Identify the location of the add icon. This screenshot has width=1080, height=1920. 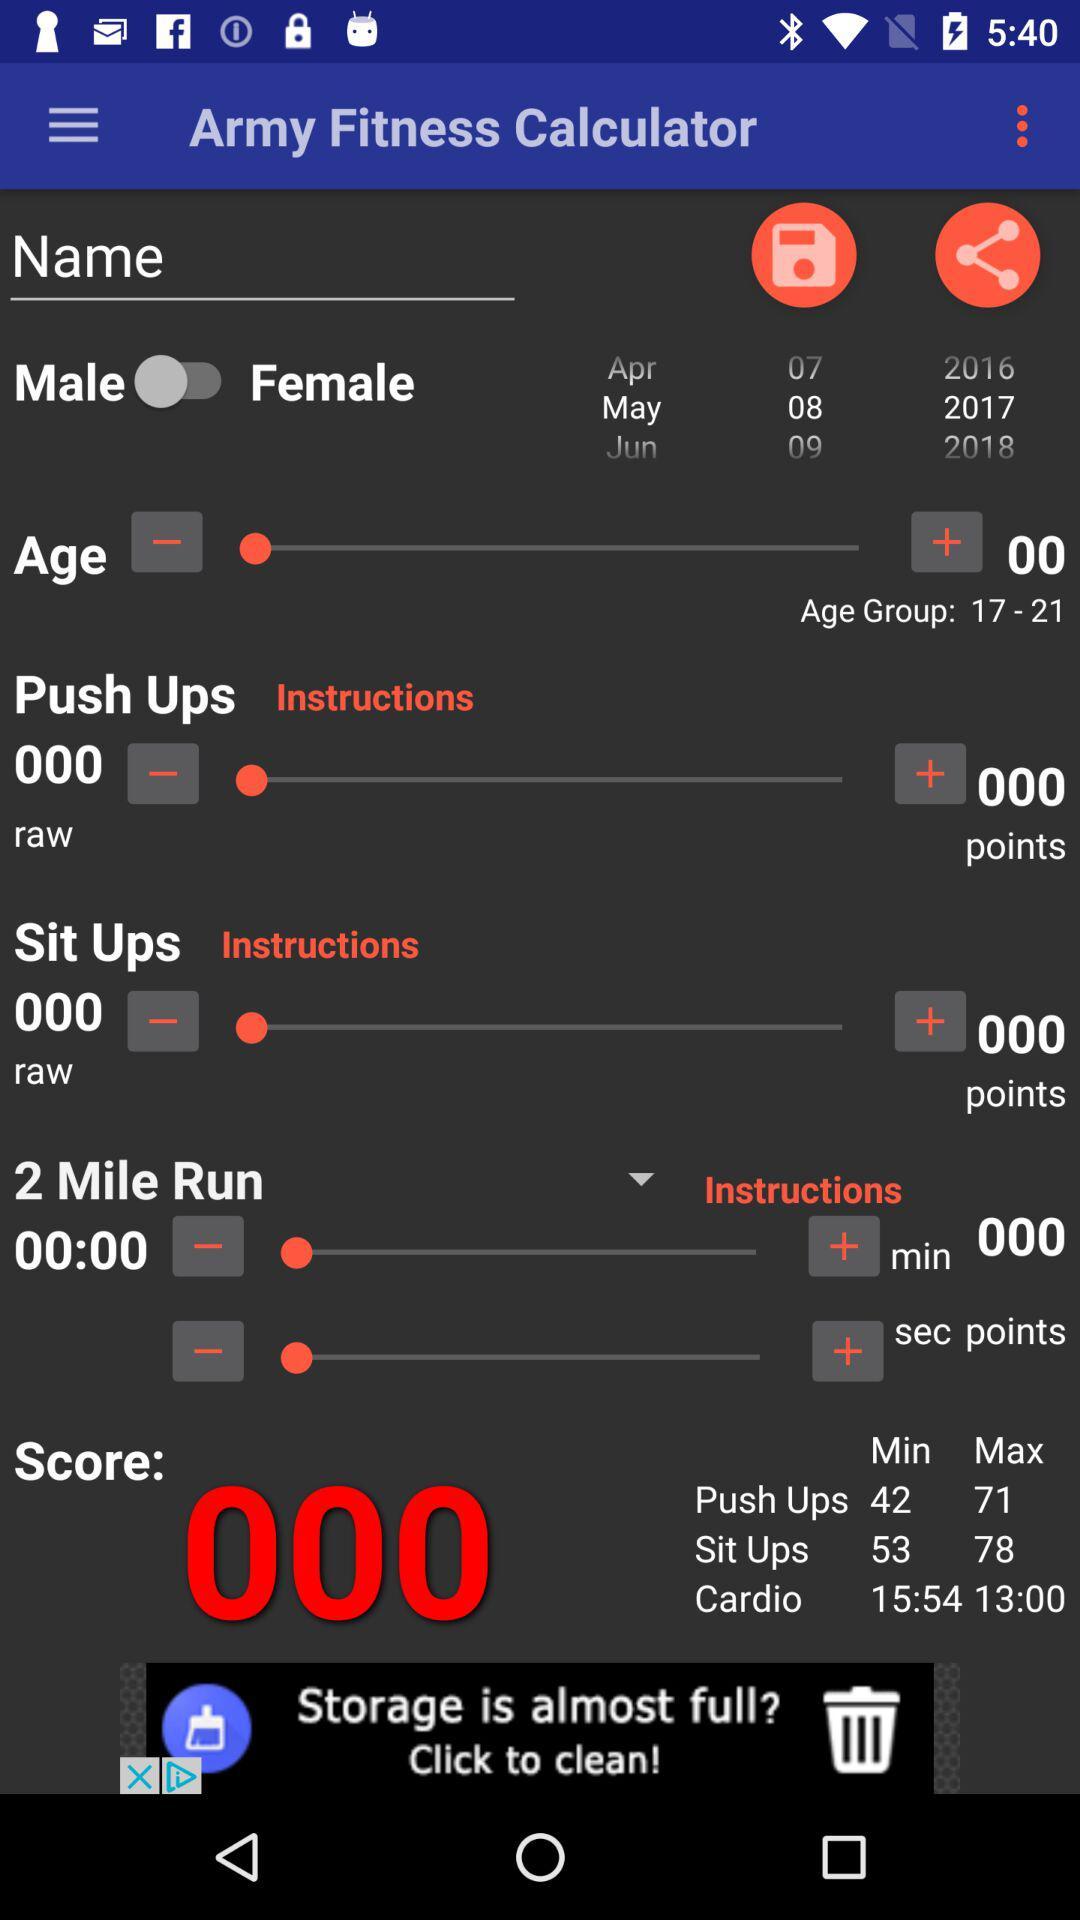
(930, 772).